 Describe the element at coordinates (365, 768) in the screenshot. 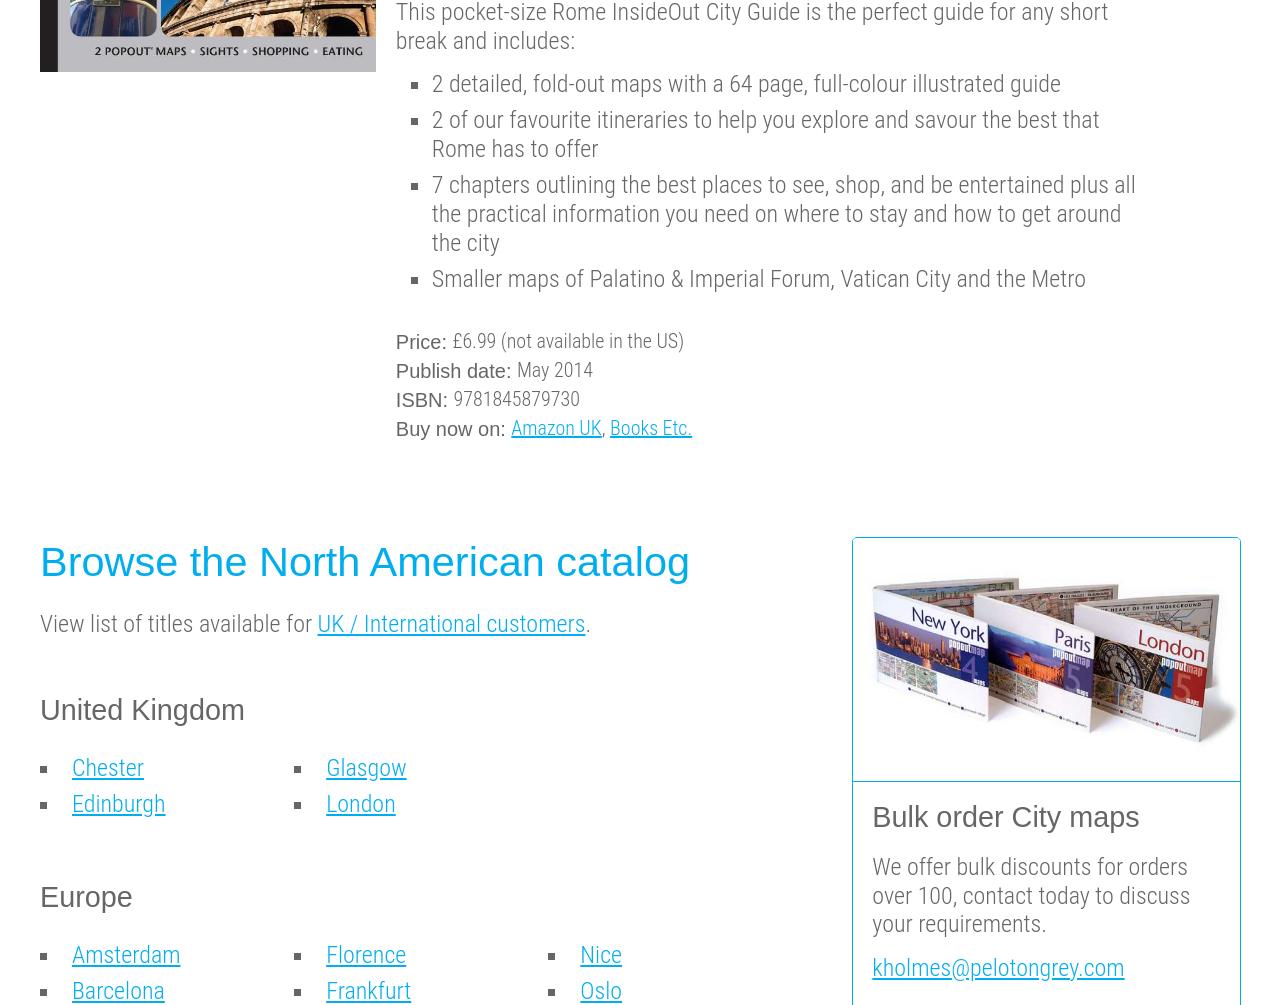

I see `'Glasgow'` at that location.